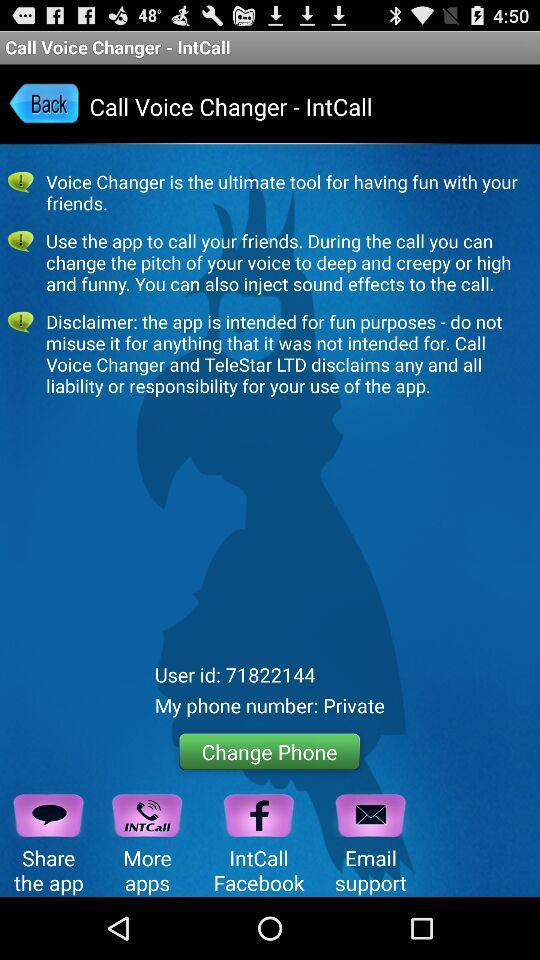  What do you see at coordinates (48, 873) in the screenshot?
I see `the chat icon` at bounding box center [48, 873].